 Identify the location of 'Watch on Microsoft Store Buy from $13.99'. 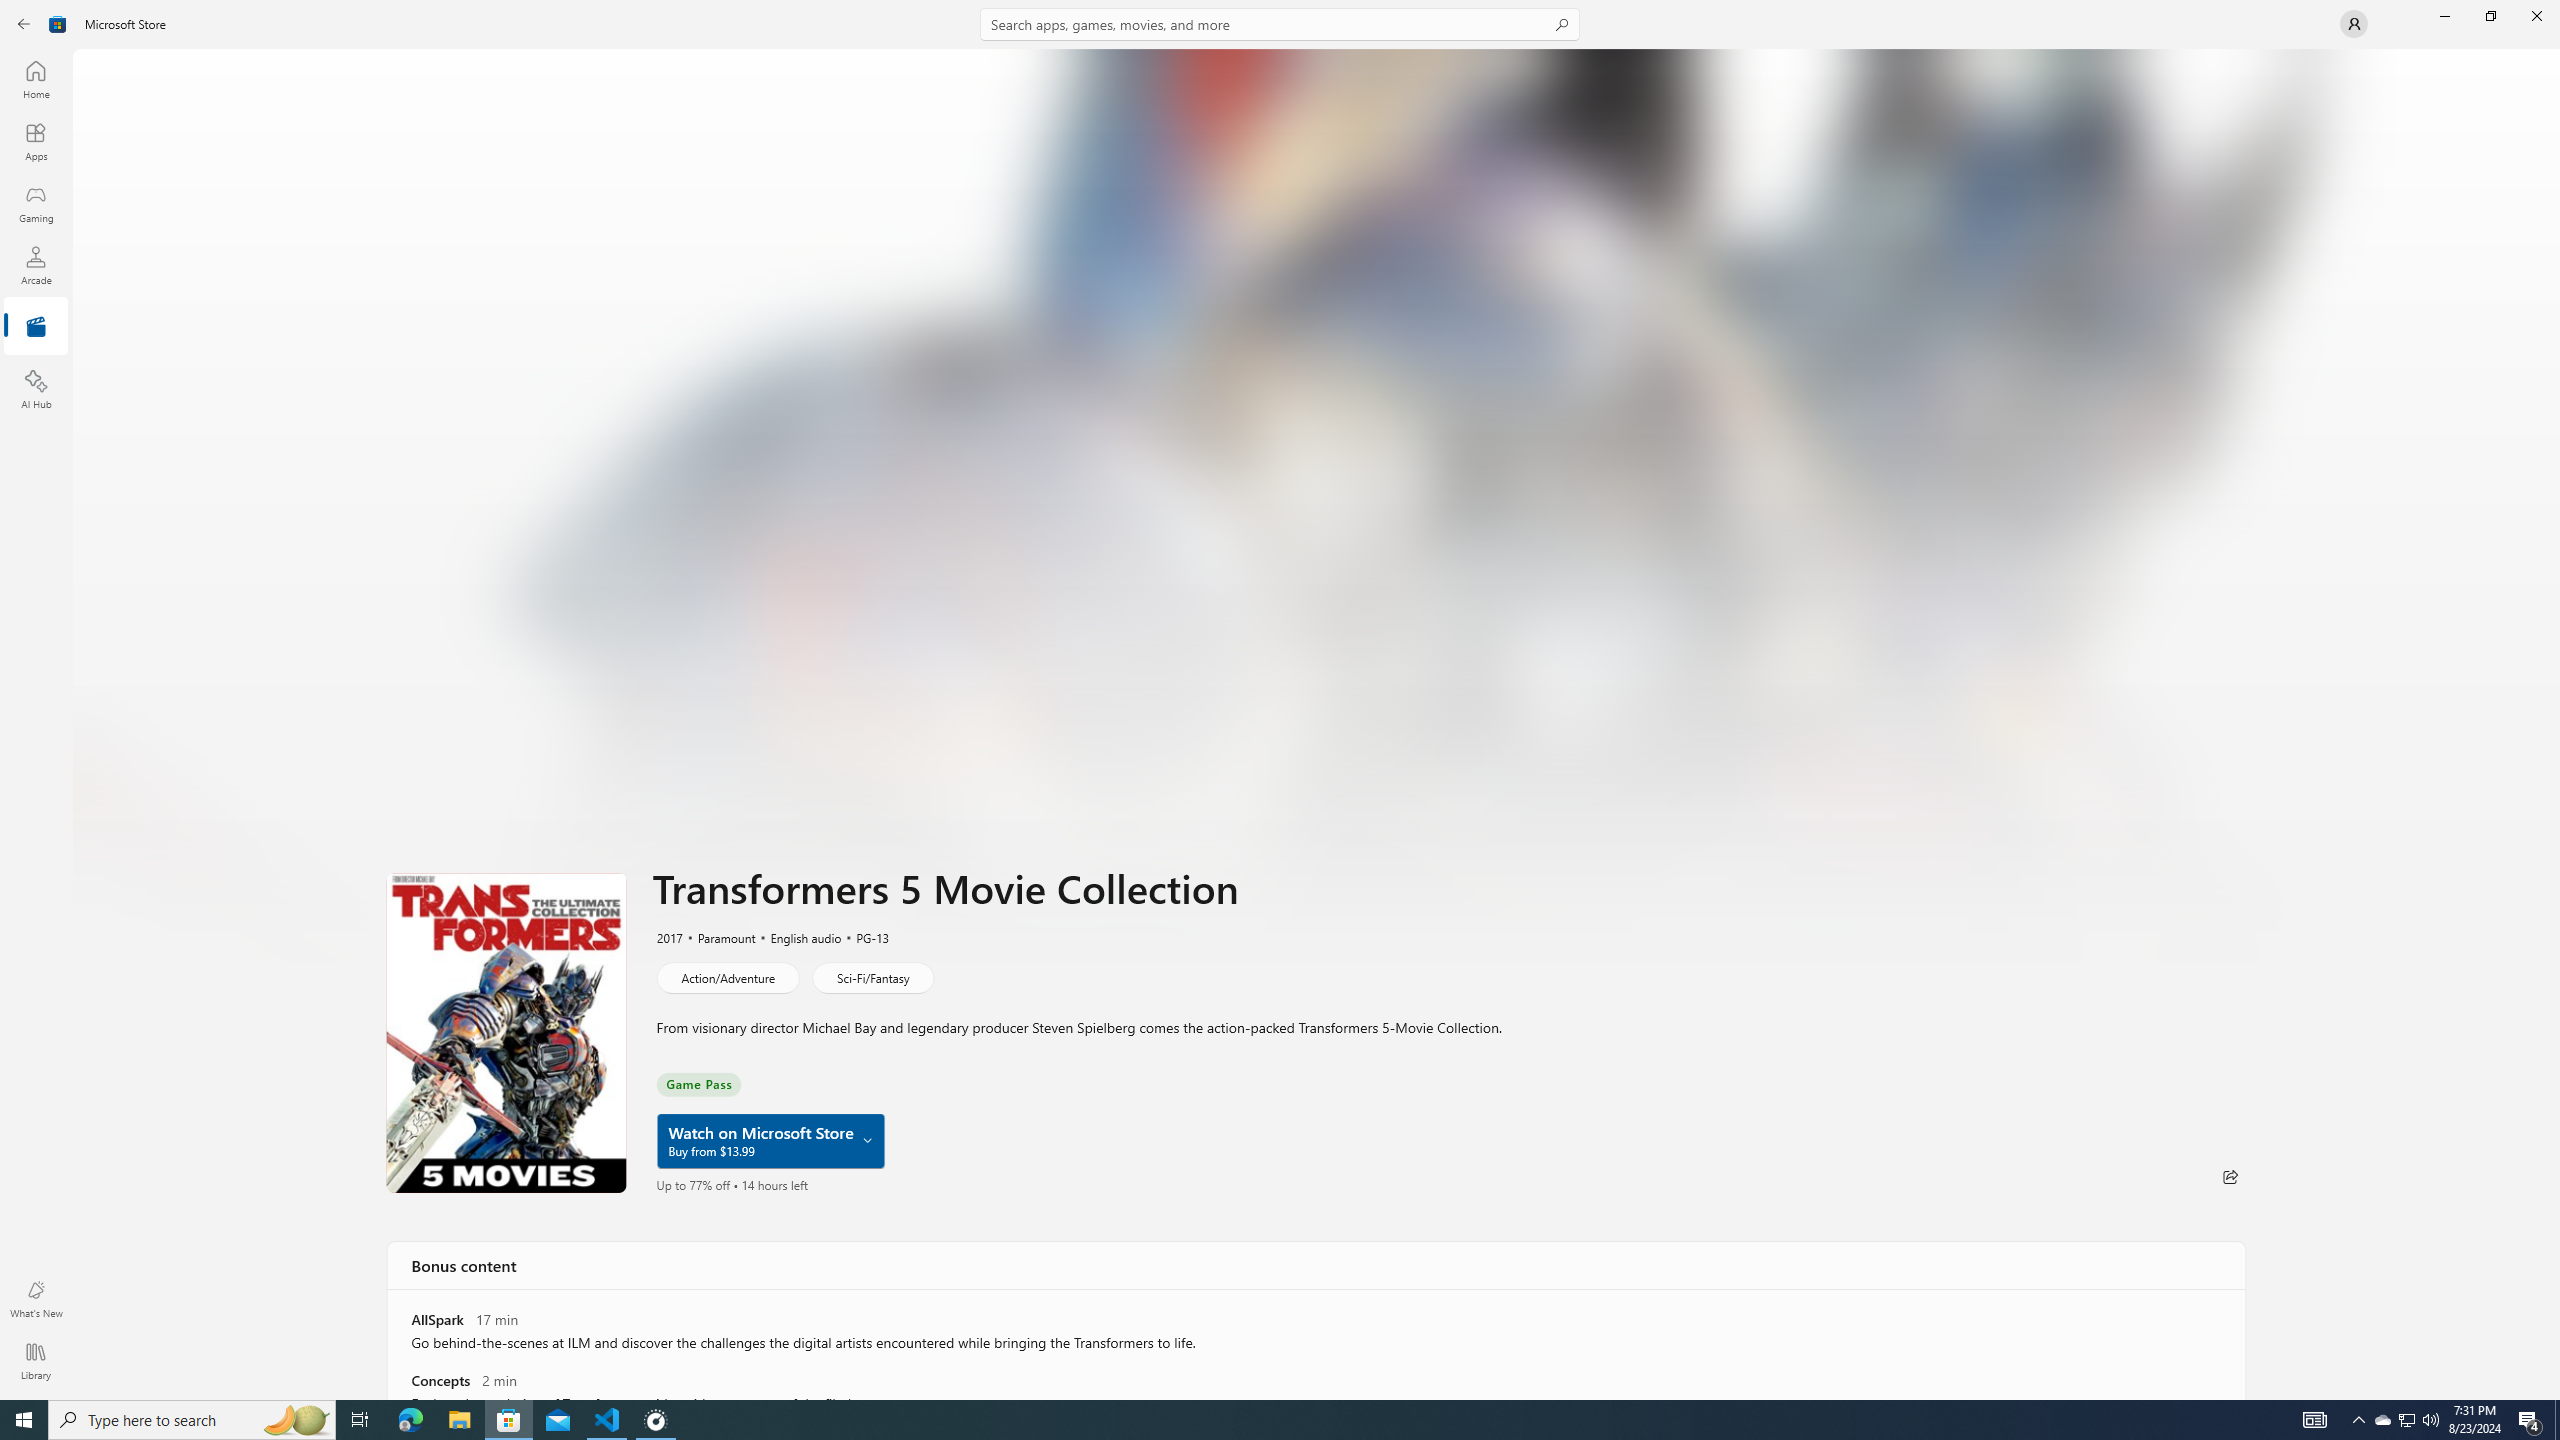
(770, 1141).